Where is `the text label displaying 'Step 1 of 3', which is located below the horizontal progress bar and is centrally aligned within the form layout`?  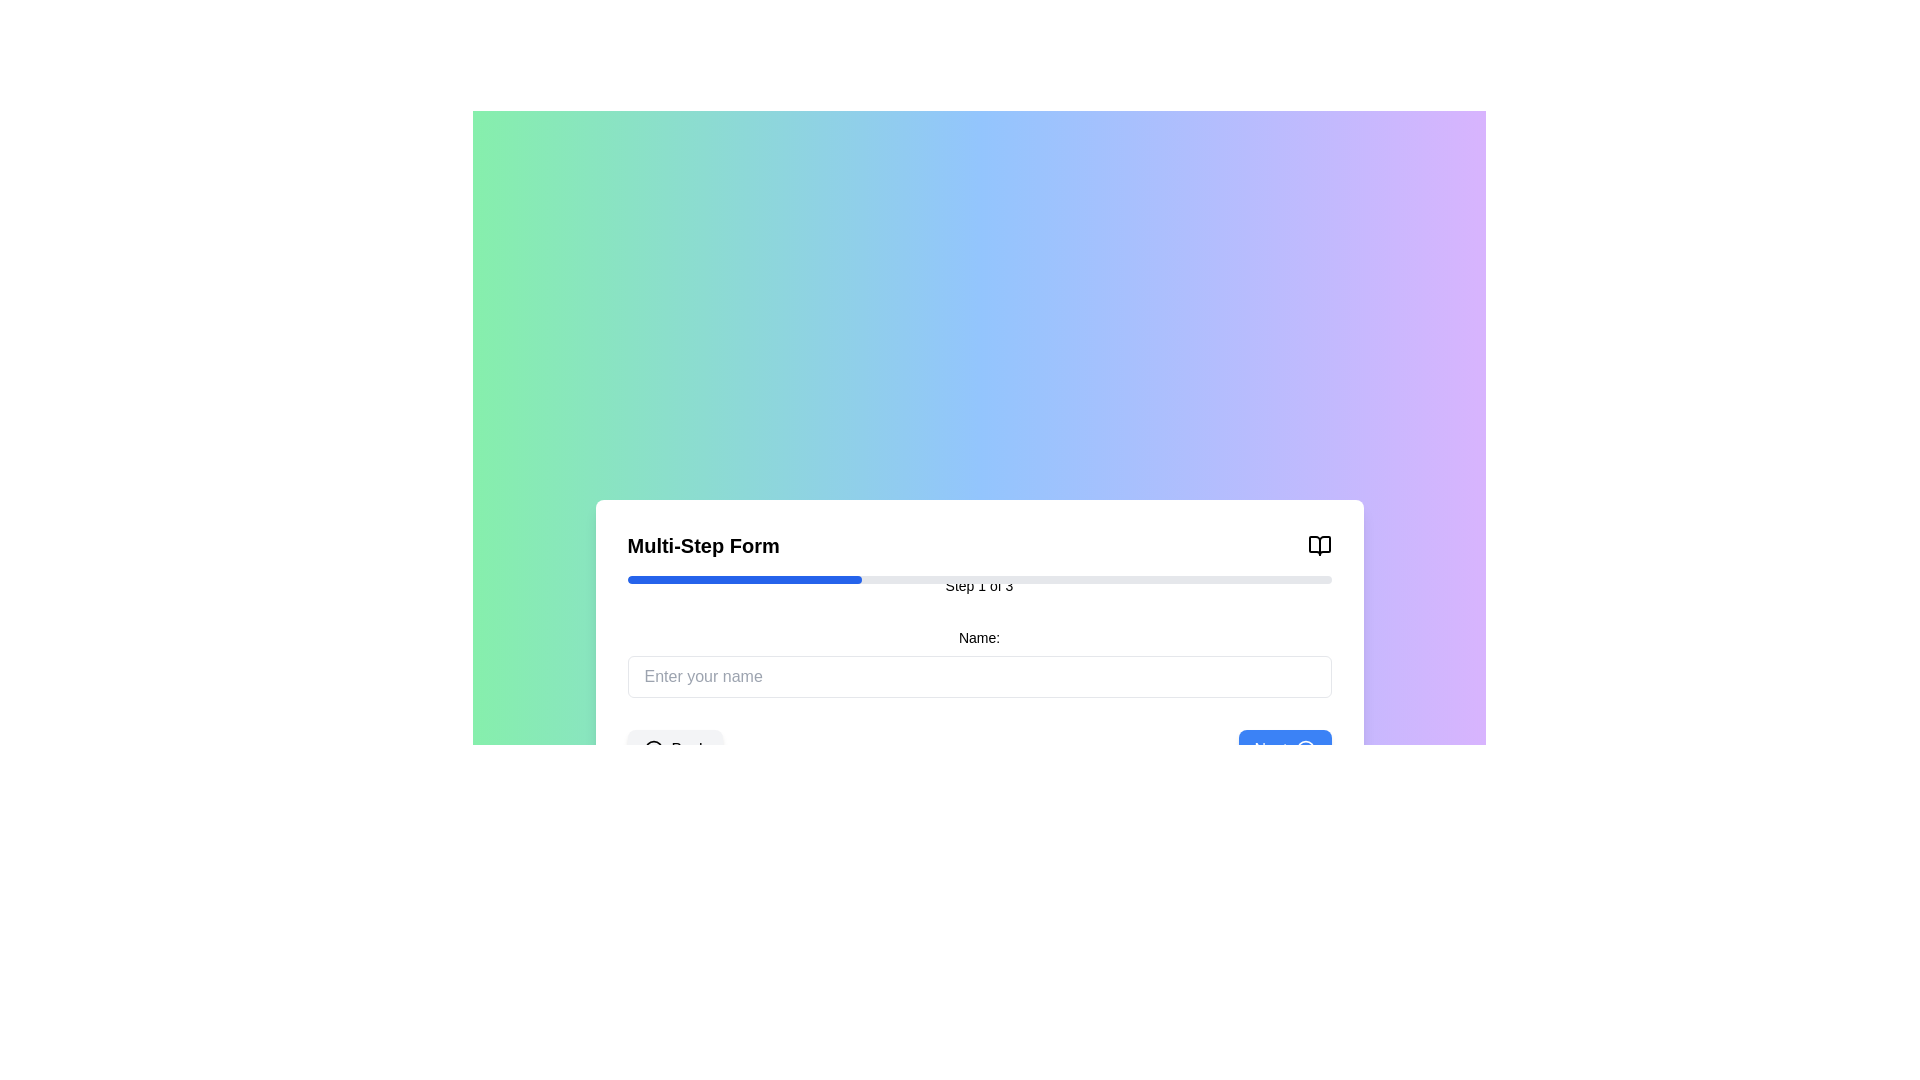 the text label displaying 'Step 1 of 3', which is located below the horizontal progress bar and is centrally aligned within the form layout is located at coordinates (979, 585).